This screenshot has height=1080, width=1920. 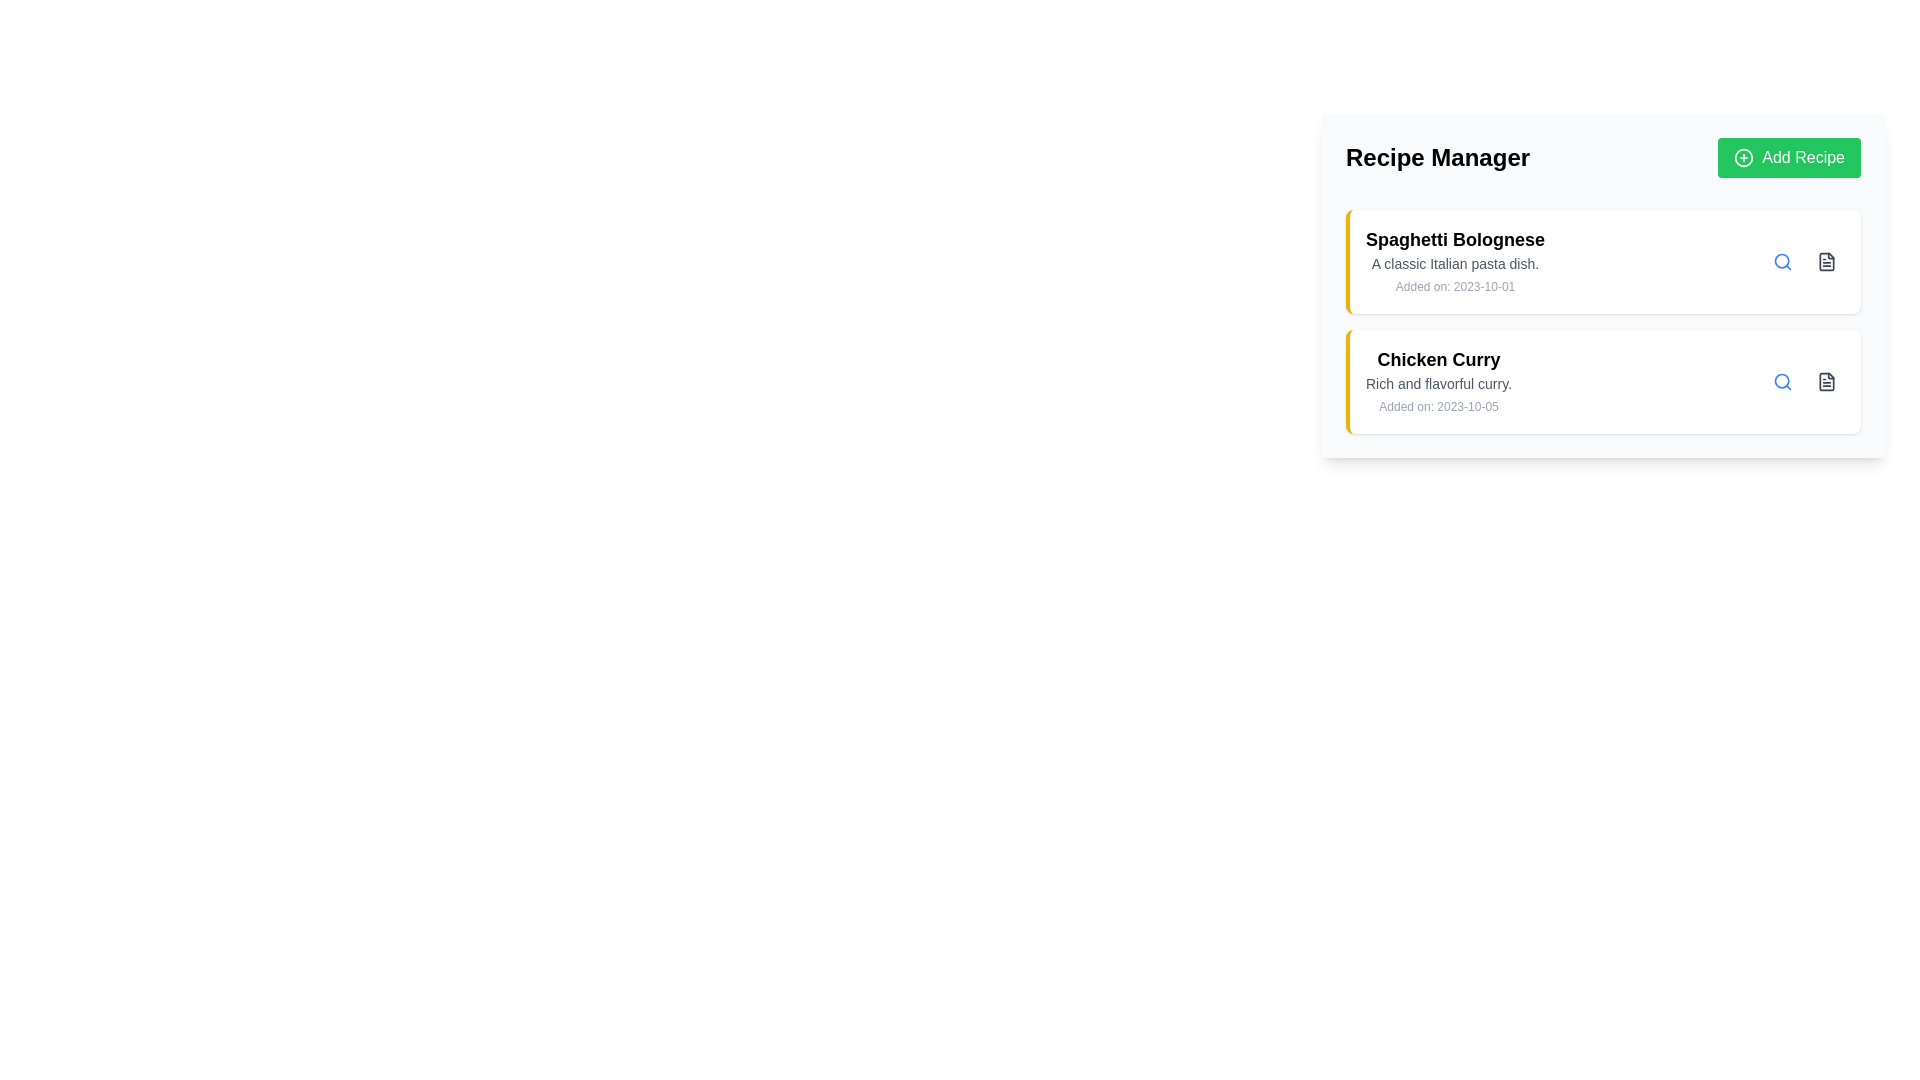 What do you see at coordinates (1455, 262) in the screenshot?
I see `the text label displaying 'A classic Italian pasta dish.' which is located below the title 'Spaghetti Bolognese' in the upper-right quadrant of the interface` at bounding box center [1455, 262].